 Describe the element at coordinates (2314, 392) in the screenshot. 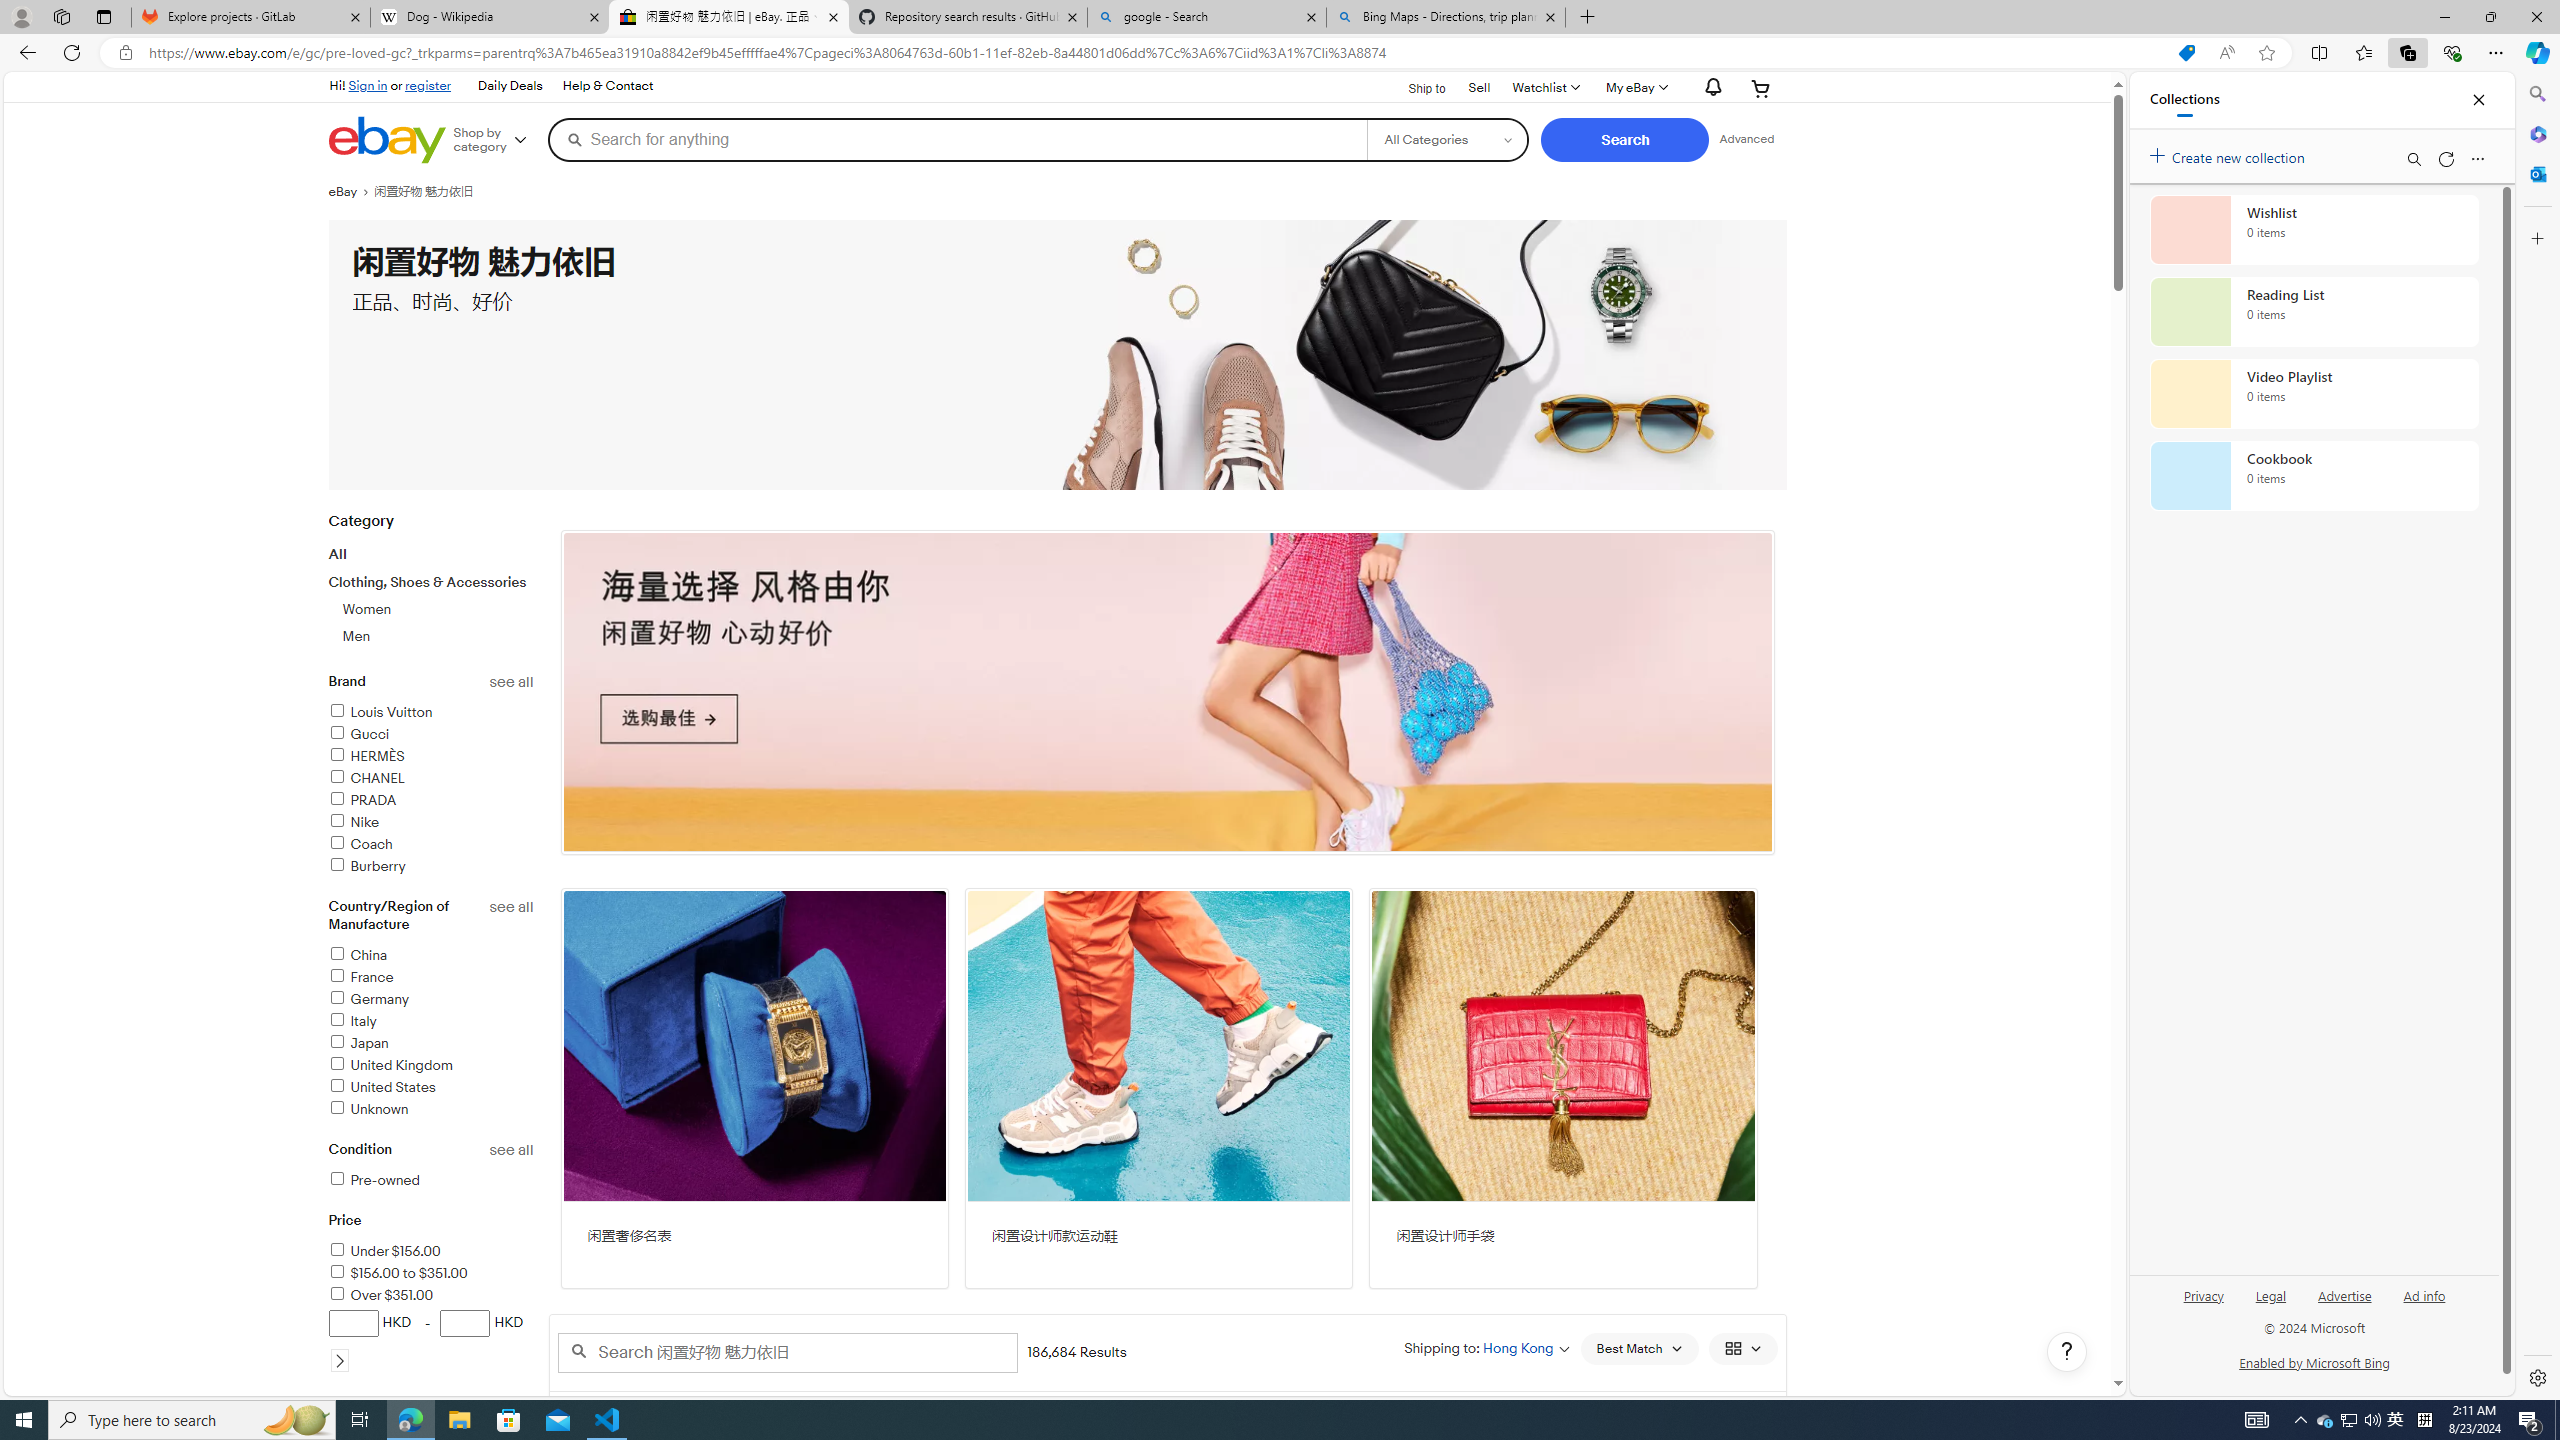

I see `'Video Playlist collection, 0 items'` at that location.